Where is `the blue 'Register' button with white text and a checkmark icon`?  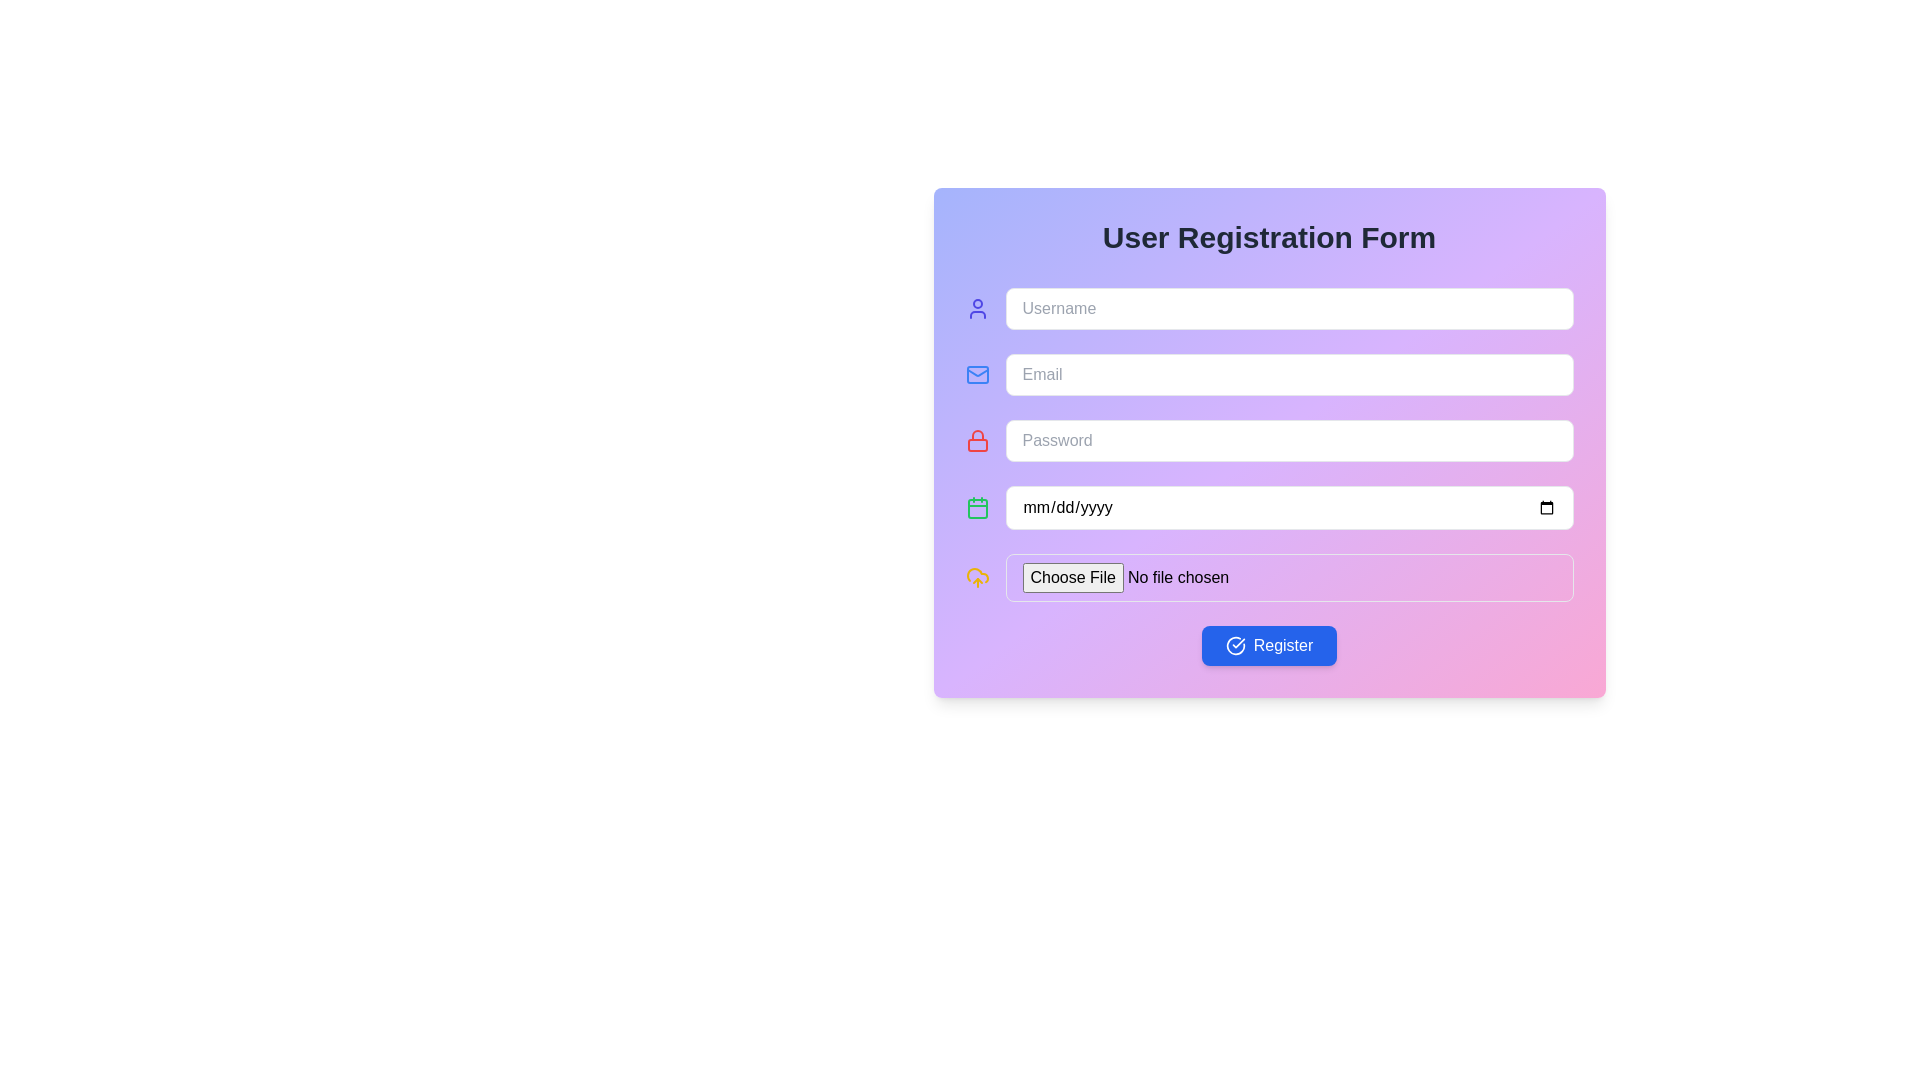
the blue 'Register' button with white text and a checkmark icon is located at coordinates (1267, 645).